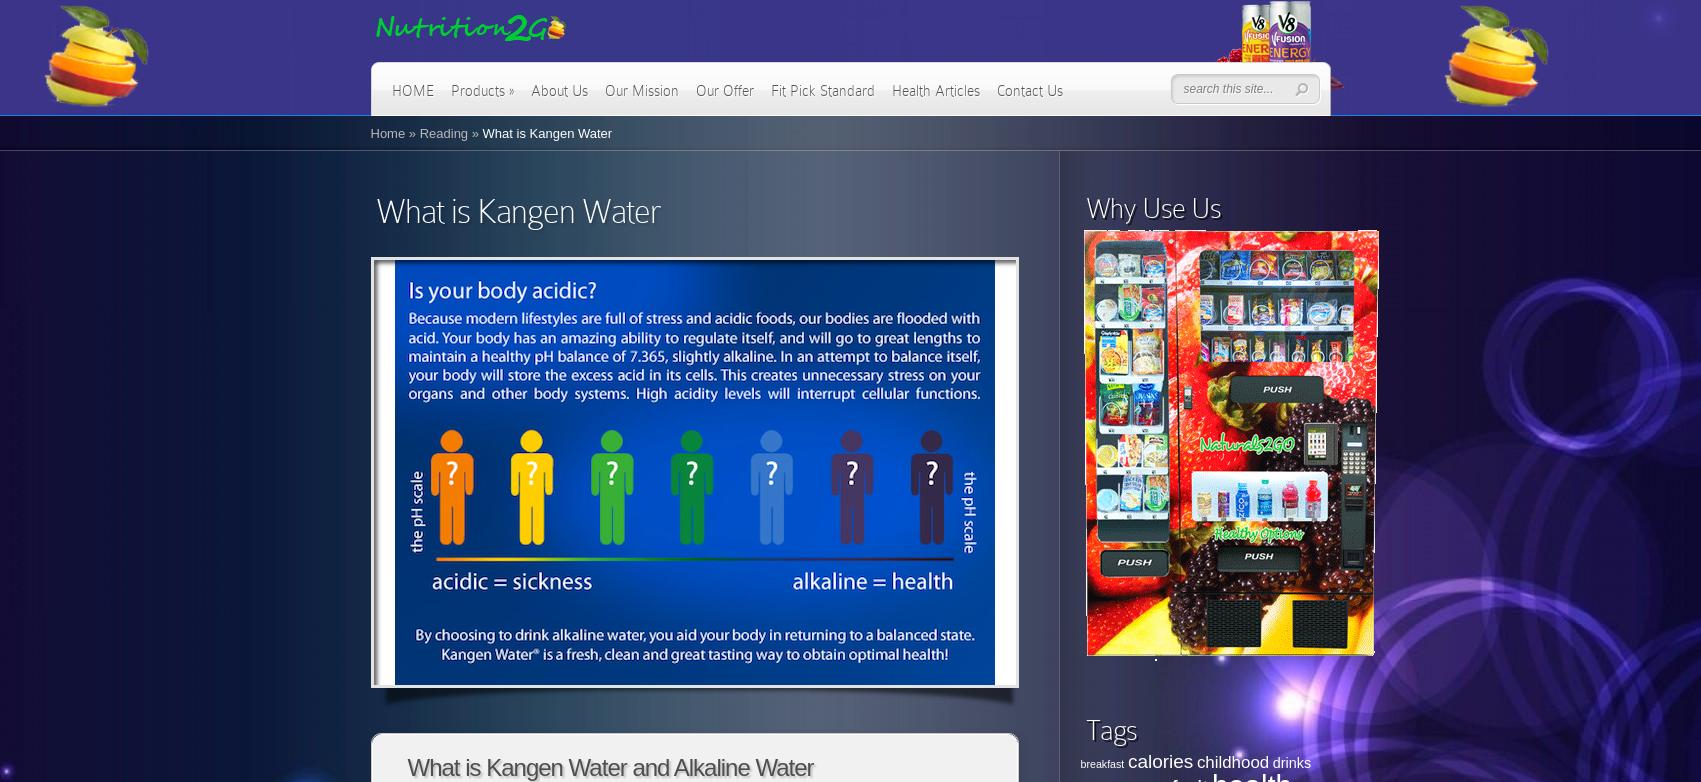 This screenshot has height=782, width=1701. I want to click on 'Health Articles', so click(934, 91).